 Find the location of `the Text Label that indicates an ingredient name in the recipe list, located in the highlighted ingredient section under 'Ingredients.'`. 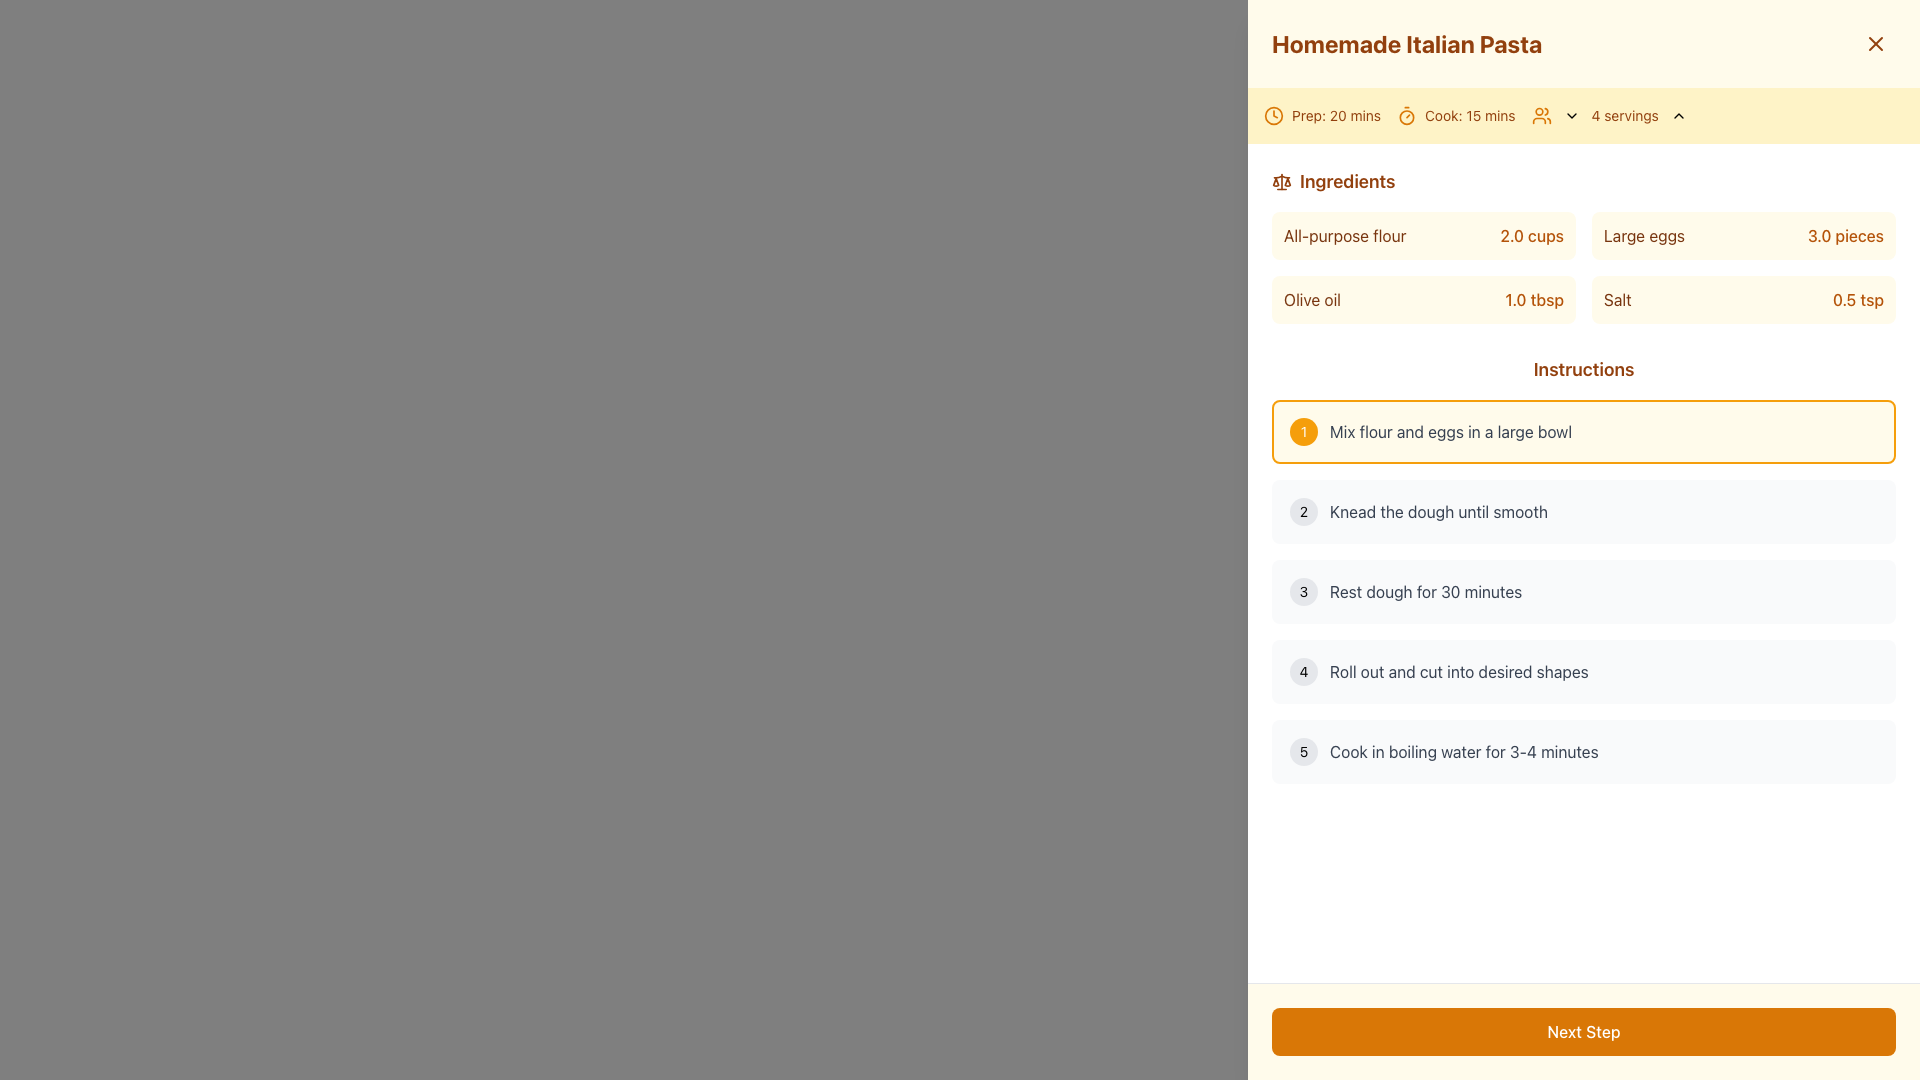

the Text Label that indicates an ingredient name in the recipe list, located in the highlighted ingredient section under 'Ingredients.' is located at coordinates (1617, 300).